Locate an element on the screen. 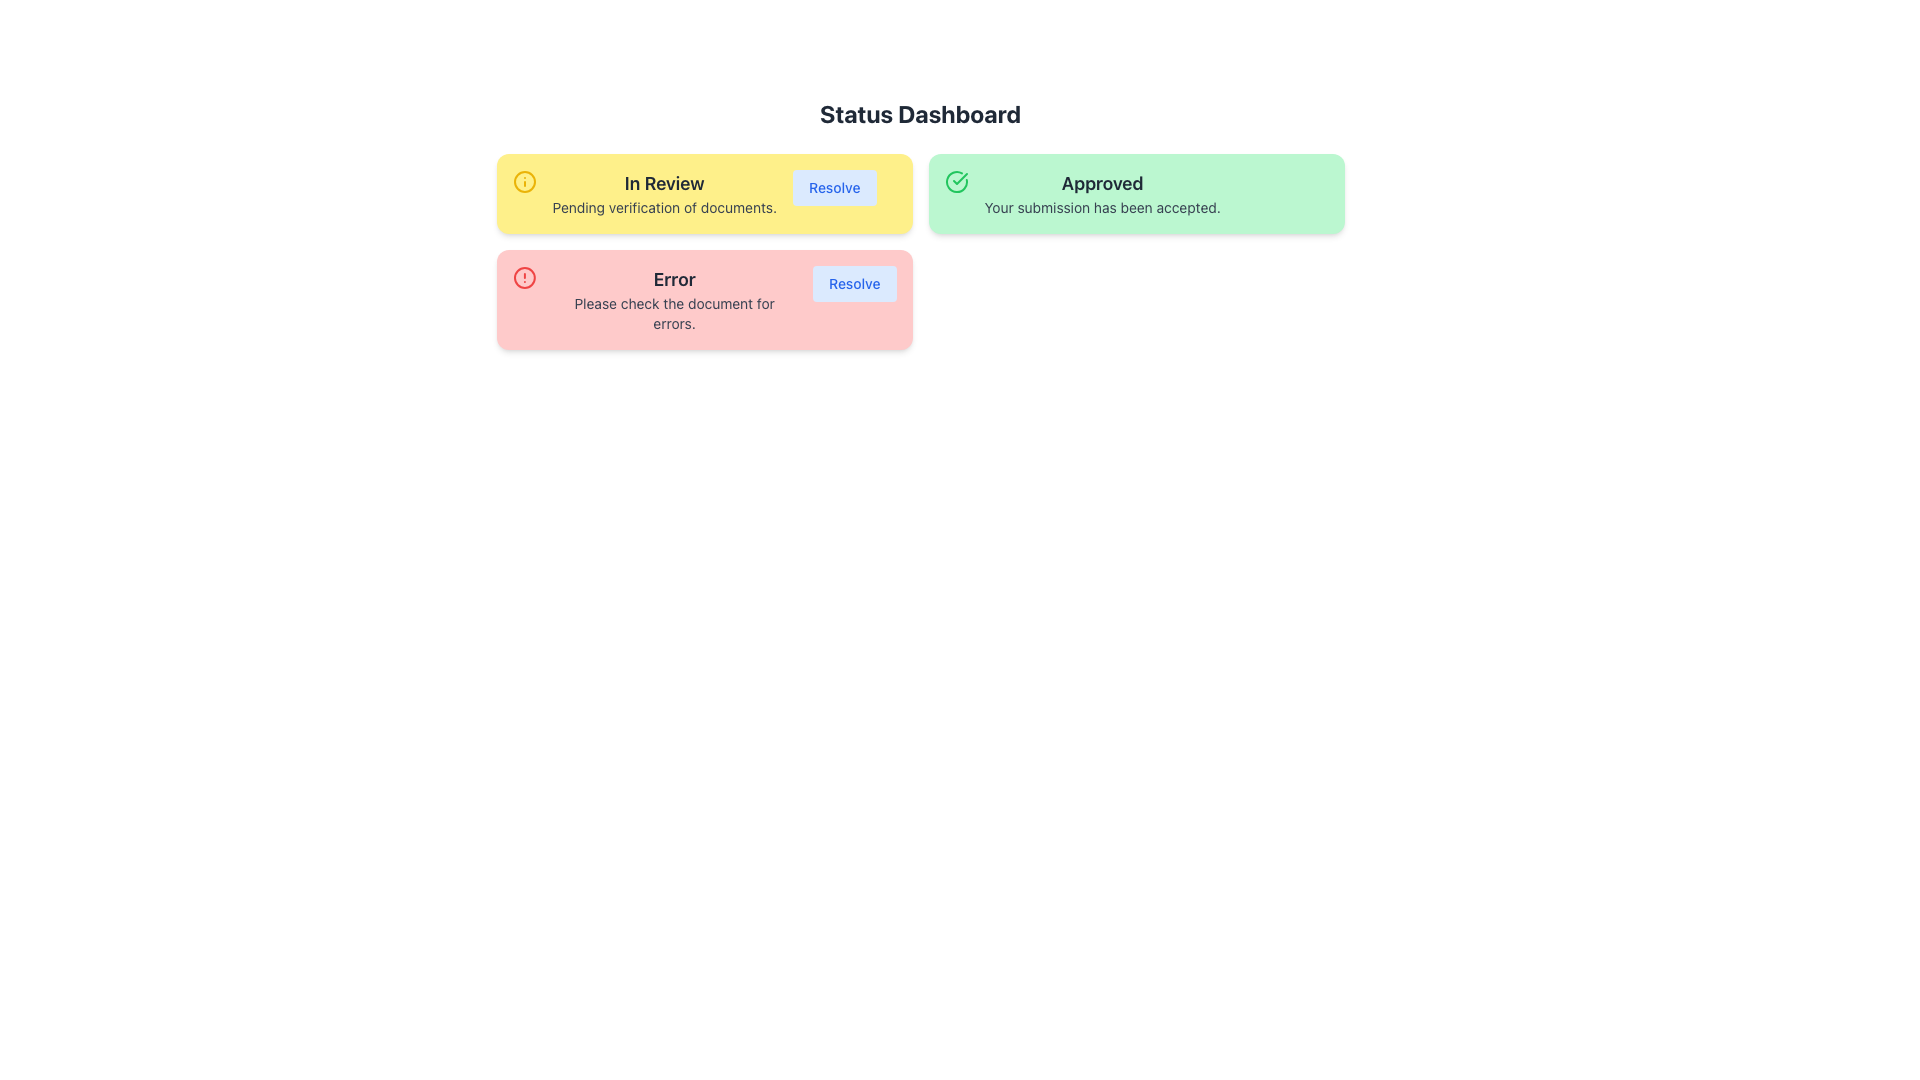 Image resolution: width=1920 pixels, height=1080 pixels. the Notification card indicating 'In Review' state is located at coordinates (704, 193).